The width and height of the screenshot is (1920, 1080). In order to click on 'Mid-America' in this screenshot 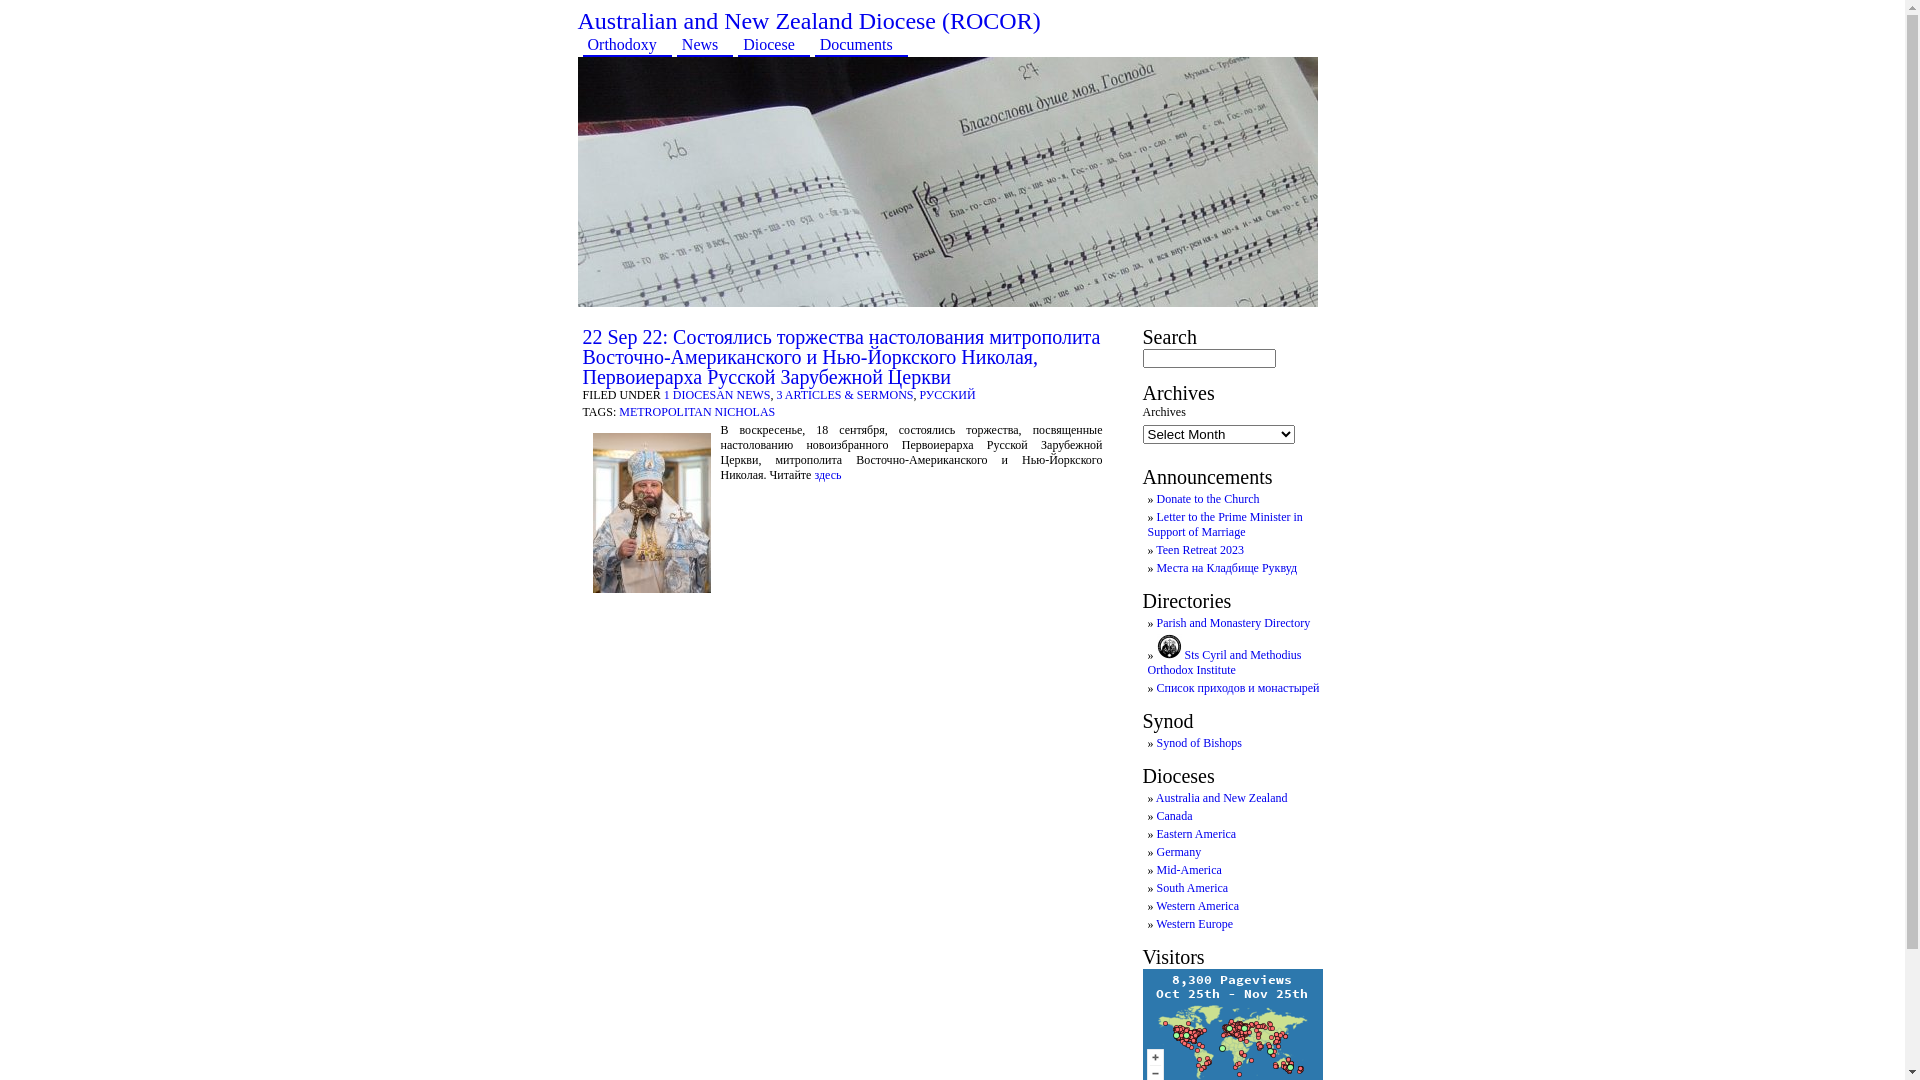, I will do `click(1188, 869)`.